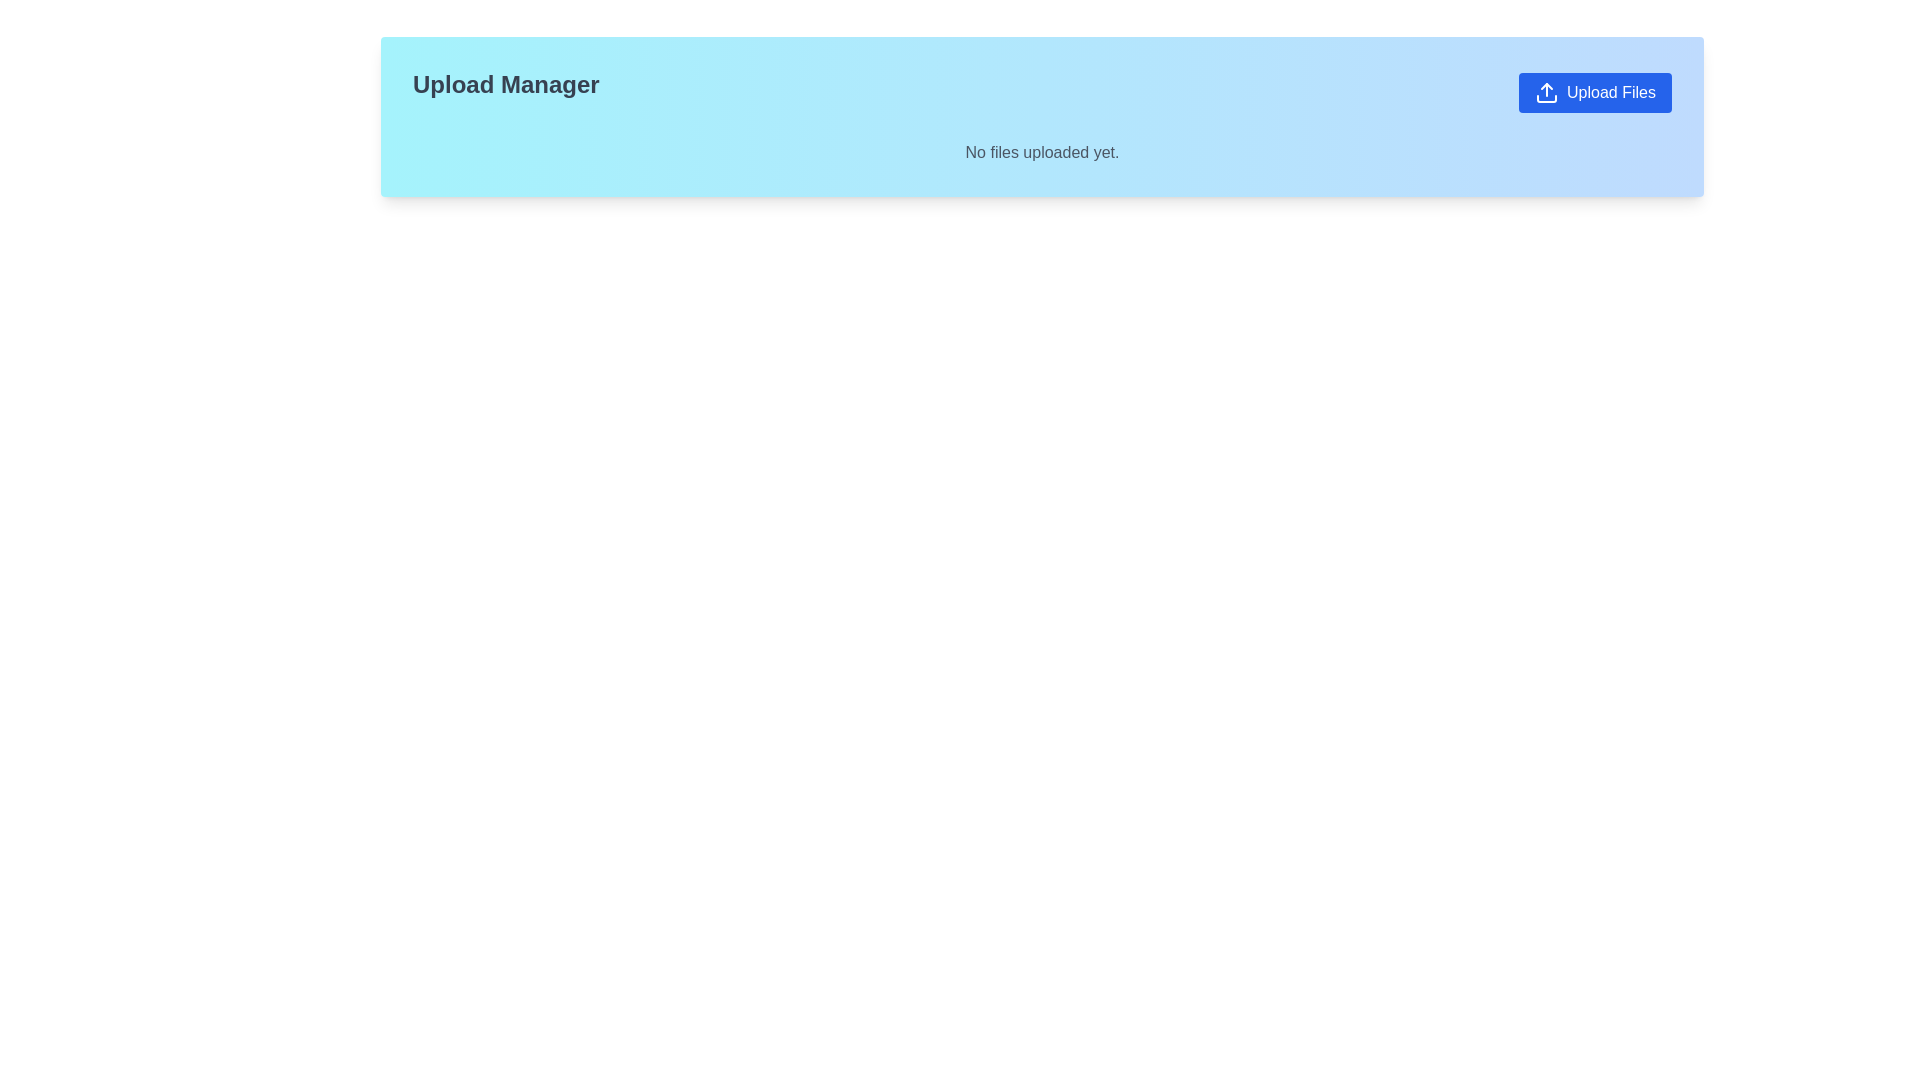 The image size is (1920, 1080). Describe the element at coordinates (1041, 152) in the screenshot. I see `the static text indicating no files uploaded, located in the upload manager UI below the 'Upload Files' button and the title 'Upload Manager'` at that location.